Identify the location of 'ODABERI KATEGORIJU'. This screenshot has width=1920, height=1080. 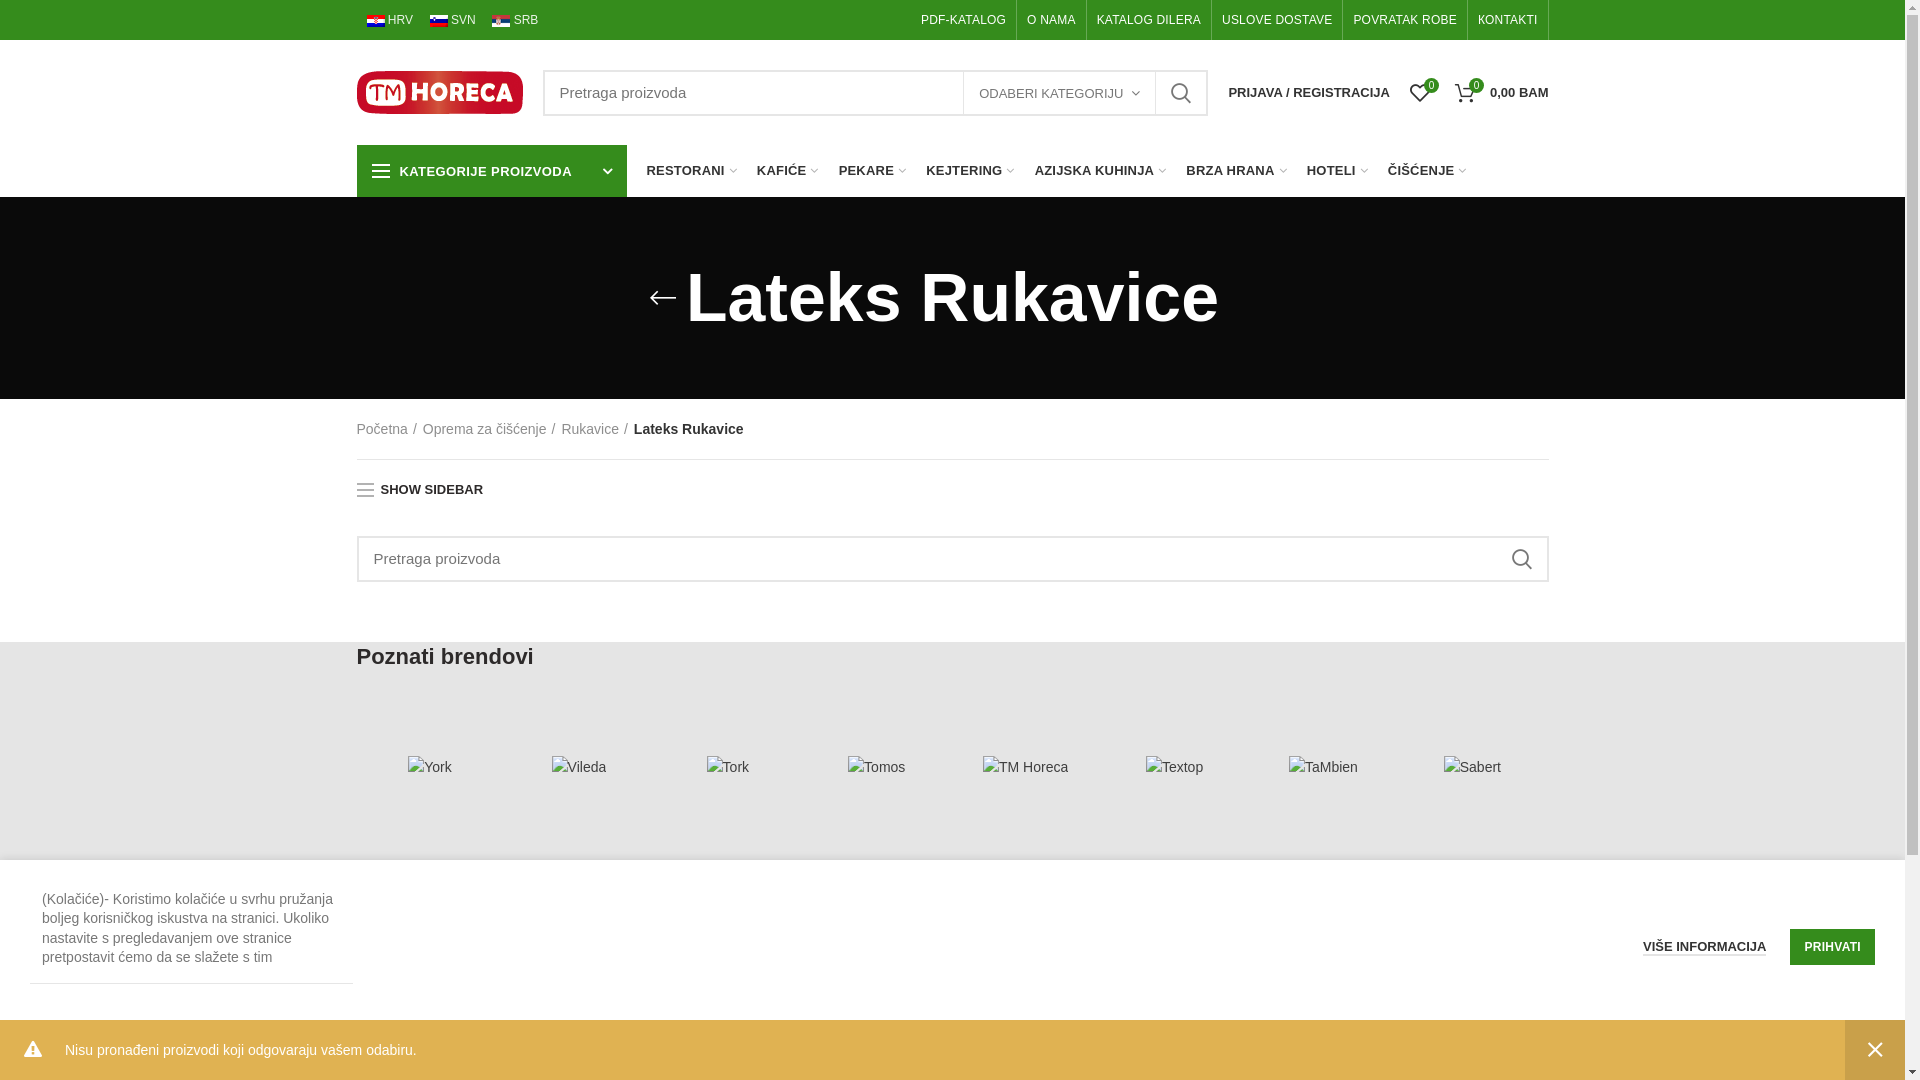
(964, 93).